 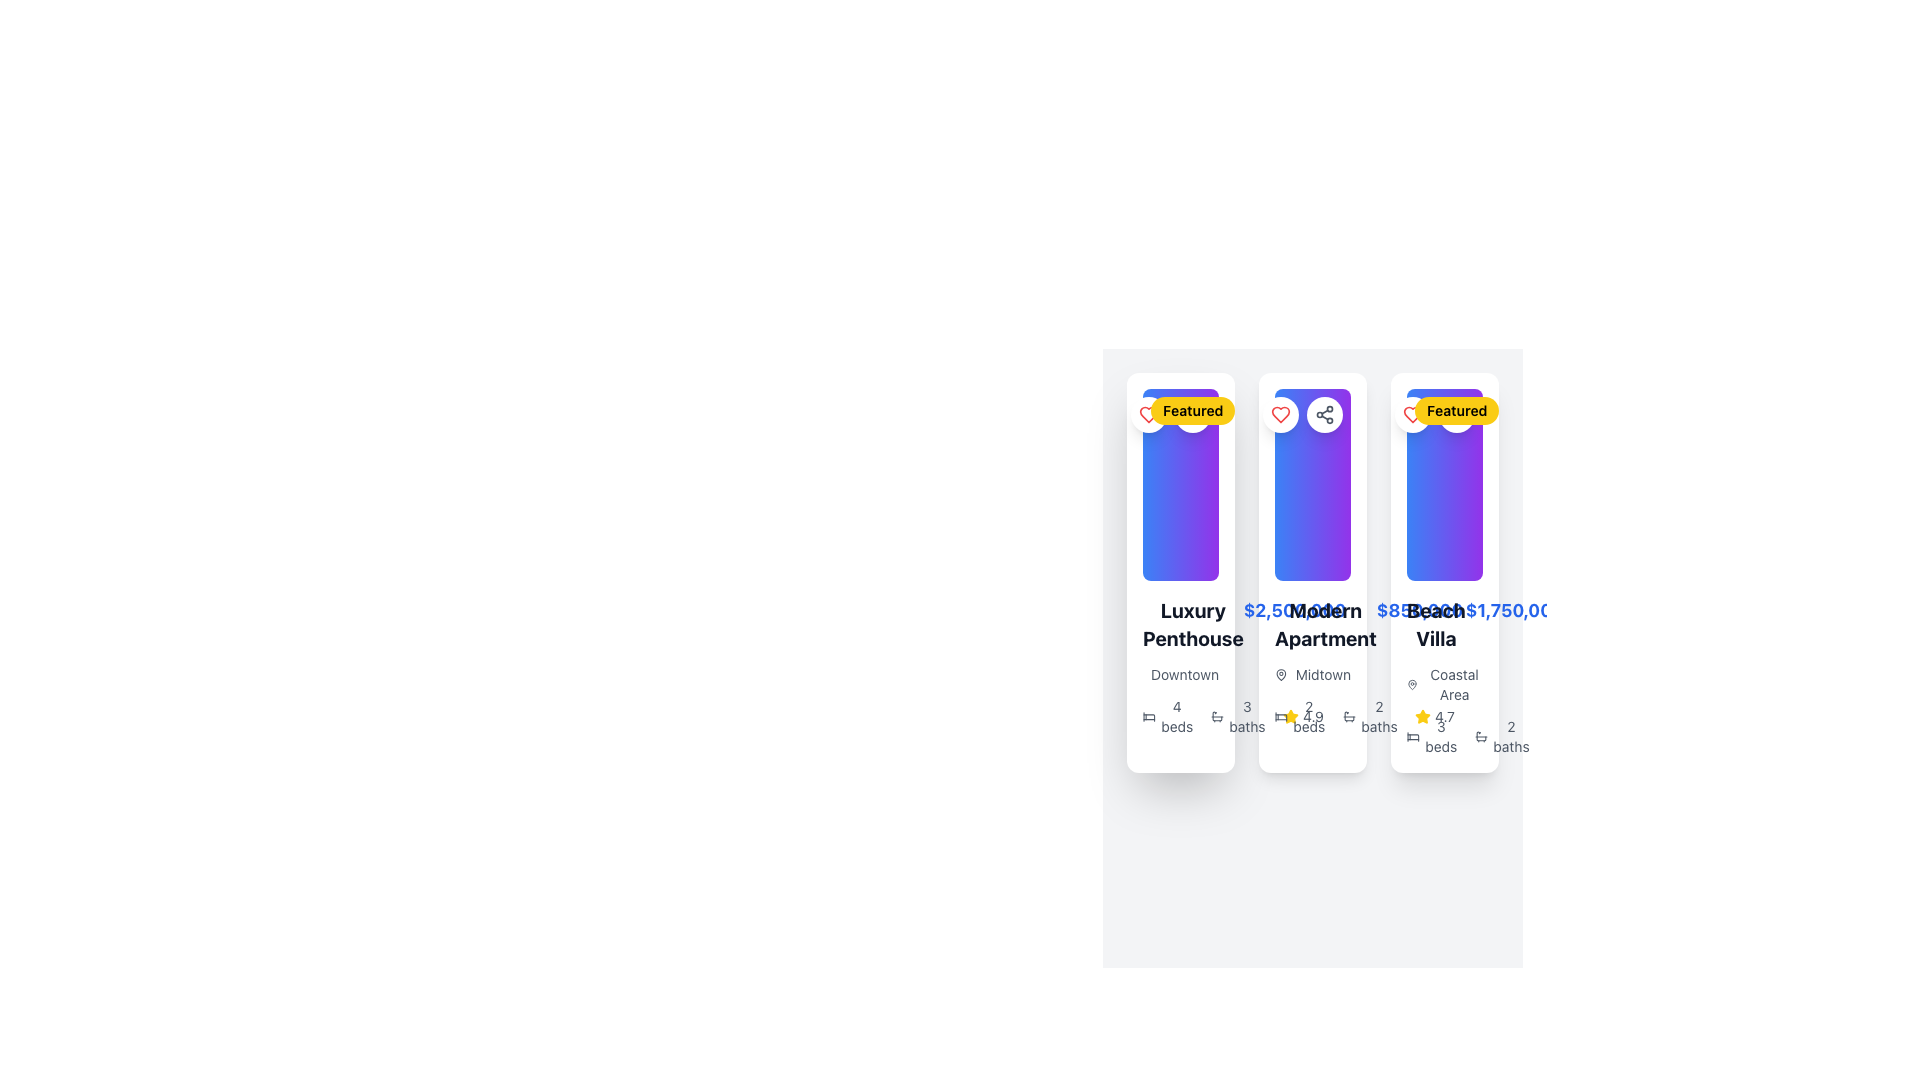 What do you see at coordinates (1313, 623) in the screenshot?
I see `the combined static text display showing 'Modern Apartment' and the price '$850,000' located in the second property card from the left, below the image area` at bounding box center [1313, 623].